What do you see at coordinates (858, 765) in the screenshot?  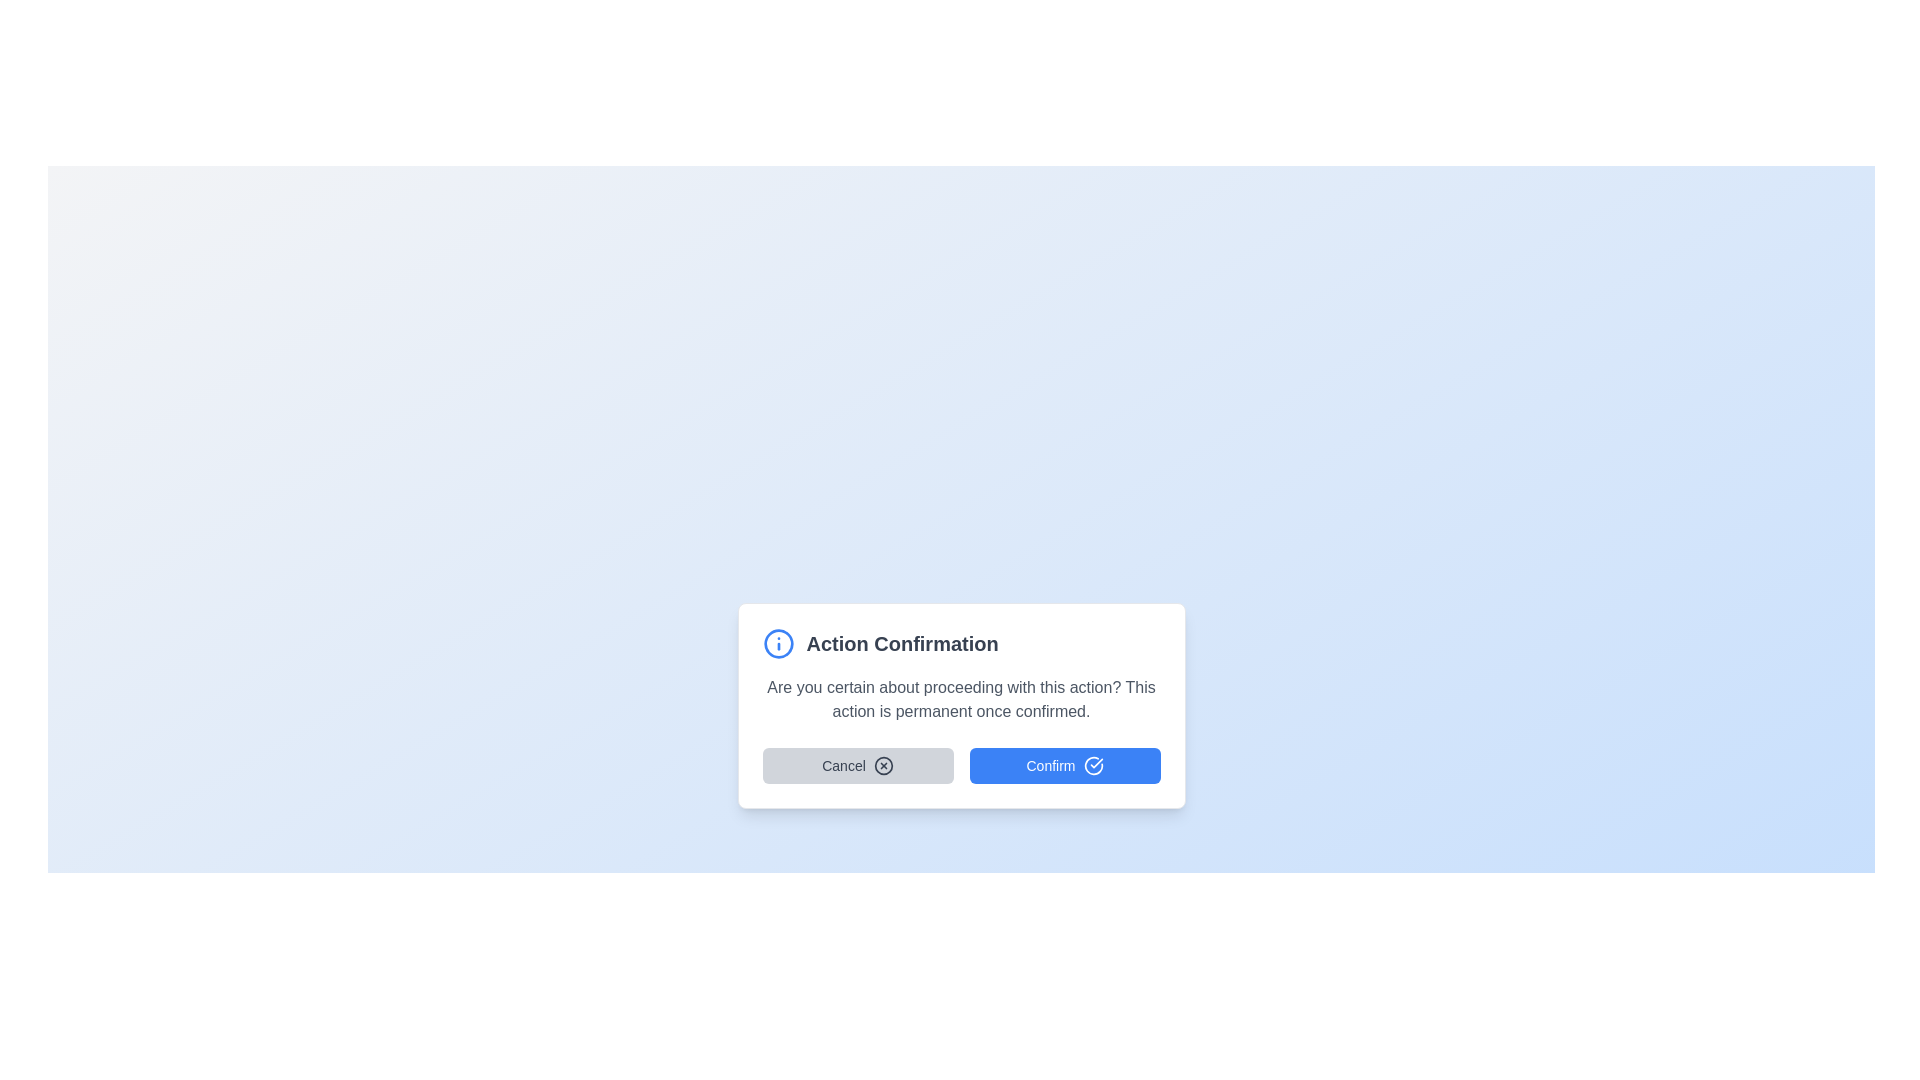 I see `the 'Cancel' button, which is a rounded rectangular button with a light gray background and dark gray text, located to the left of the 'Confirm' button in the confirmation dialog` at bounding box center [858, 765].